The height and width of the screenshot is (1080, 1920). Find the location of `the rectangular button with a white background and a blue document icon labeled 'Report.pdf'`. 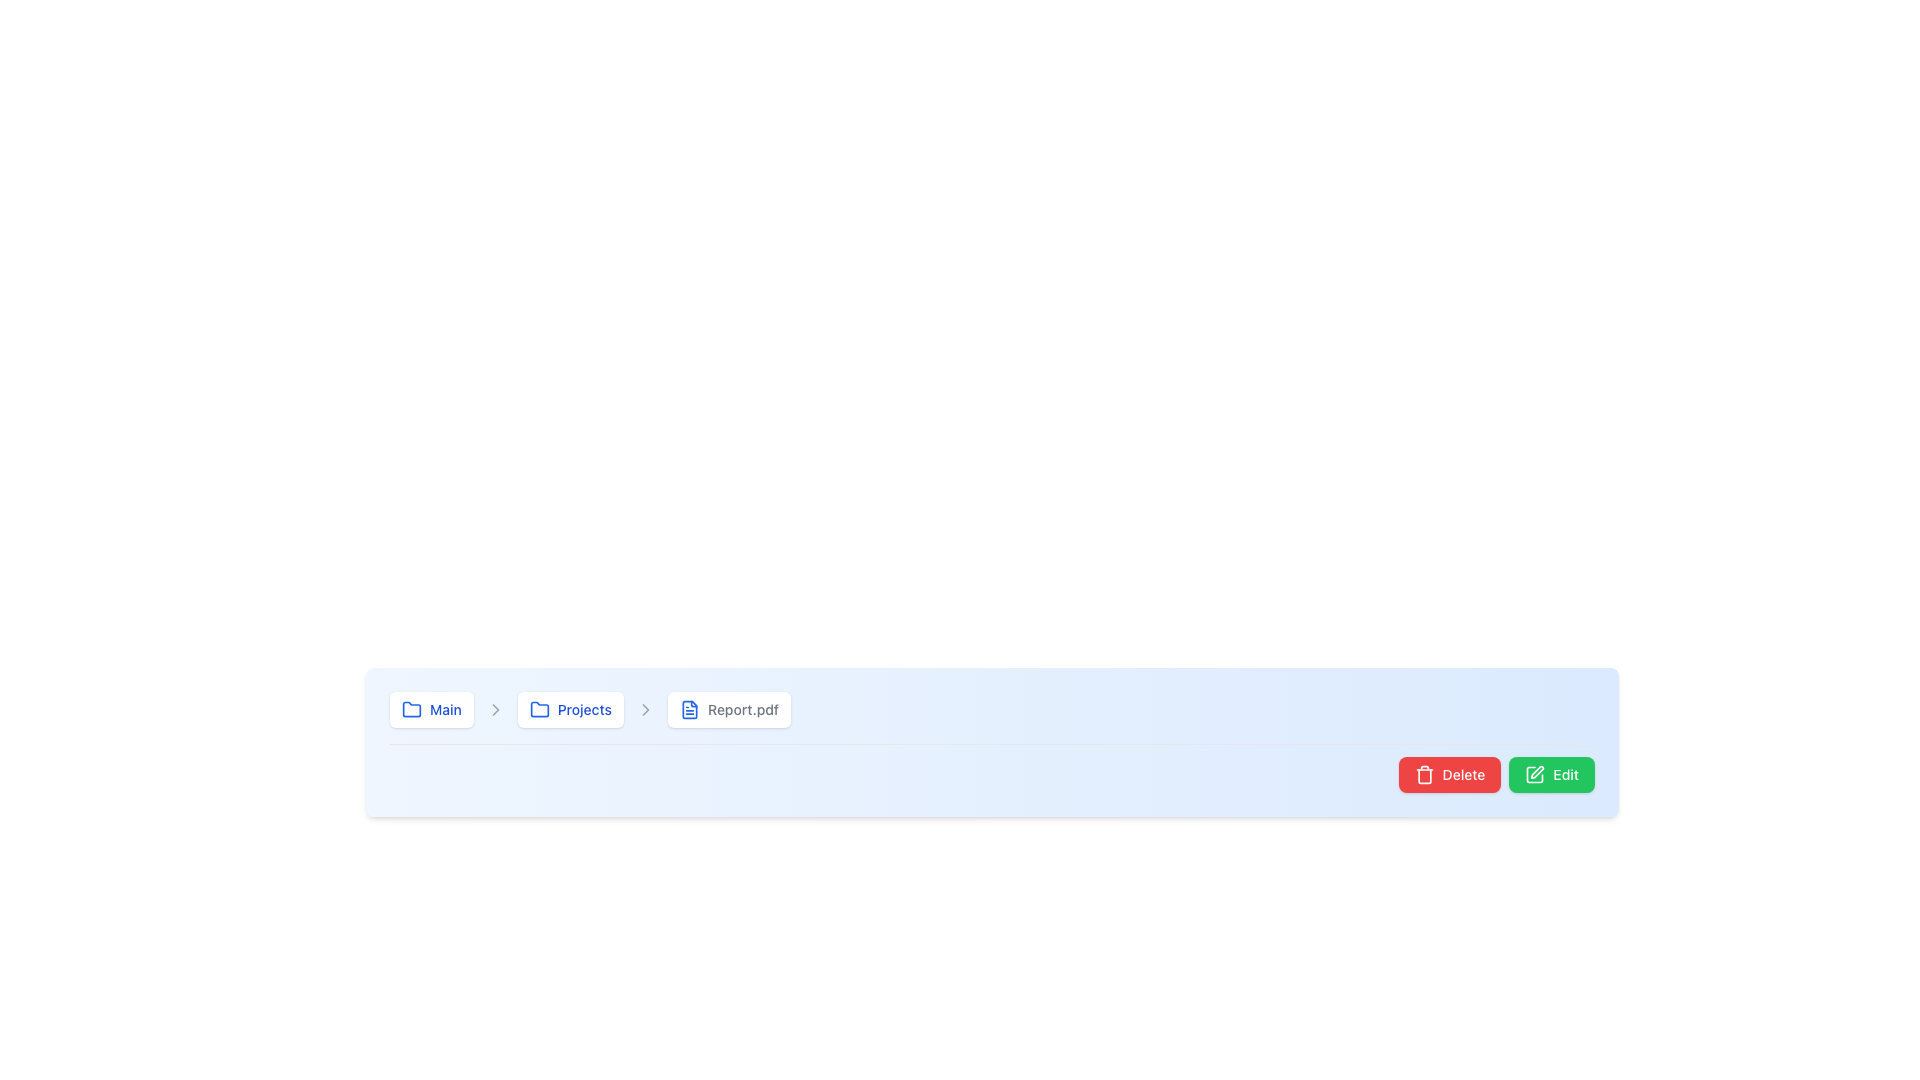

the rectangular button with a white background and a blue document icon labeled 'Report.pdf' is located at coordinates (728, 708).